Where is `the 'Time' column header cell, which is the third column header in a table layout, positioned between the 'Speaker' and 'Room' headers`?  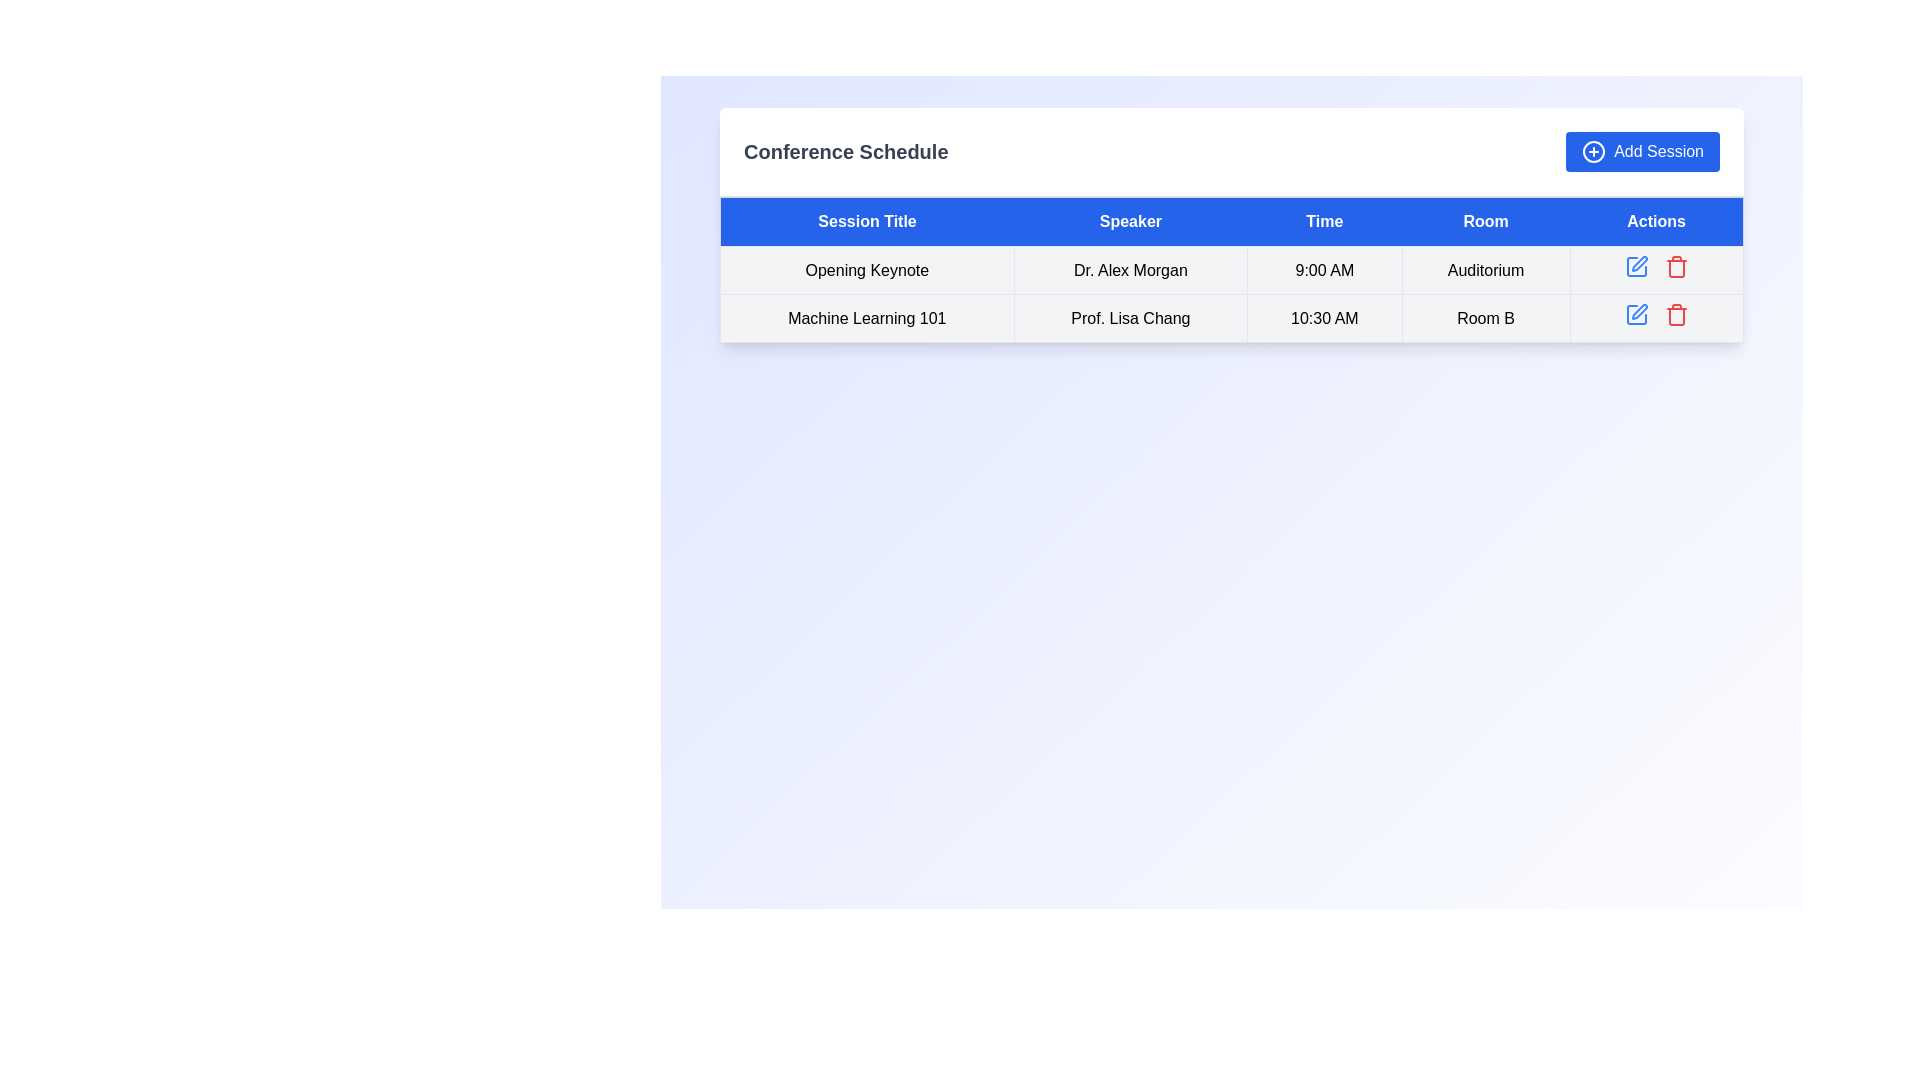
the 'Time' column header cell, which is the third column header in a table layout, positioned between the 'Speaker' and 'Room' headers is located at coordinates (1324, 222).